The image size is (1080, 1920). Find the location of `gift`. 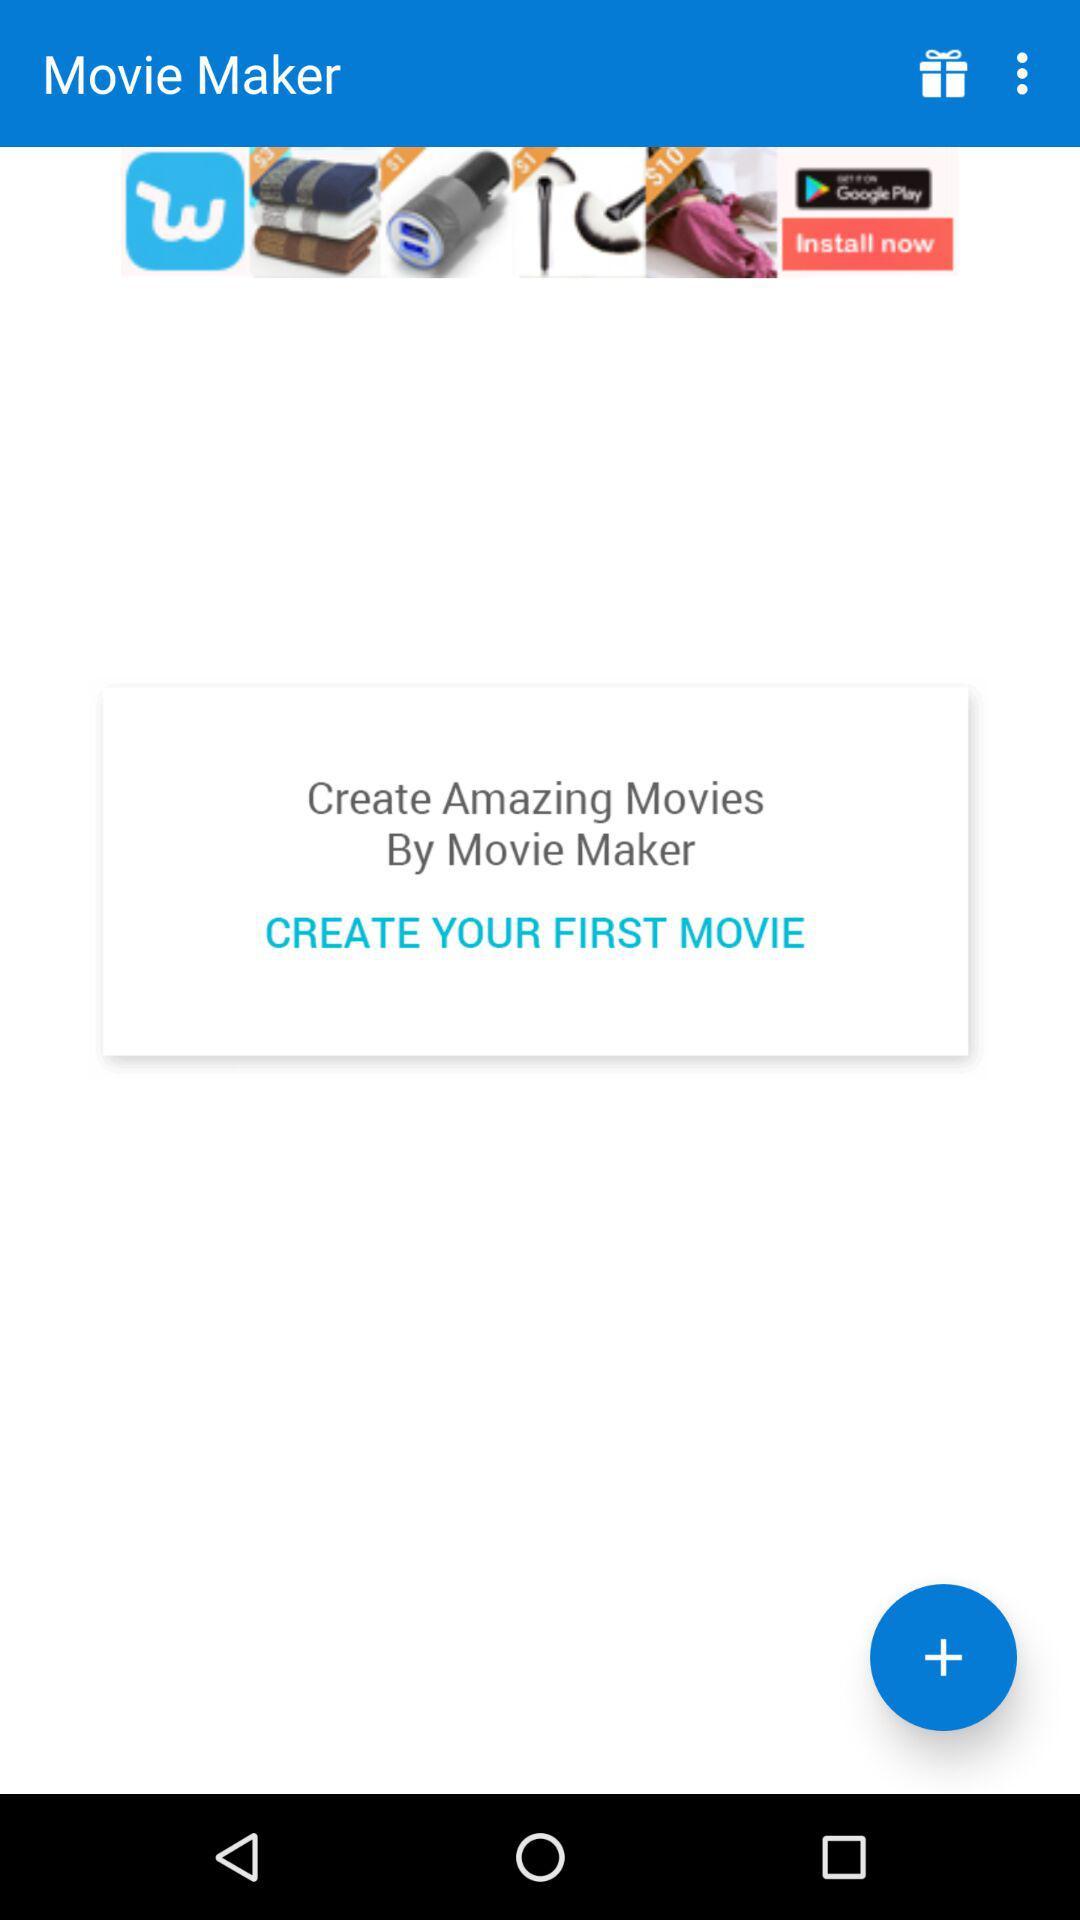

gift is located at coordinates (943, 73).